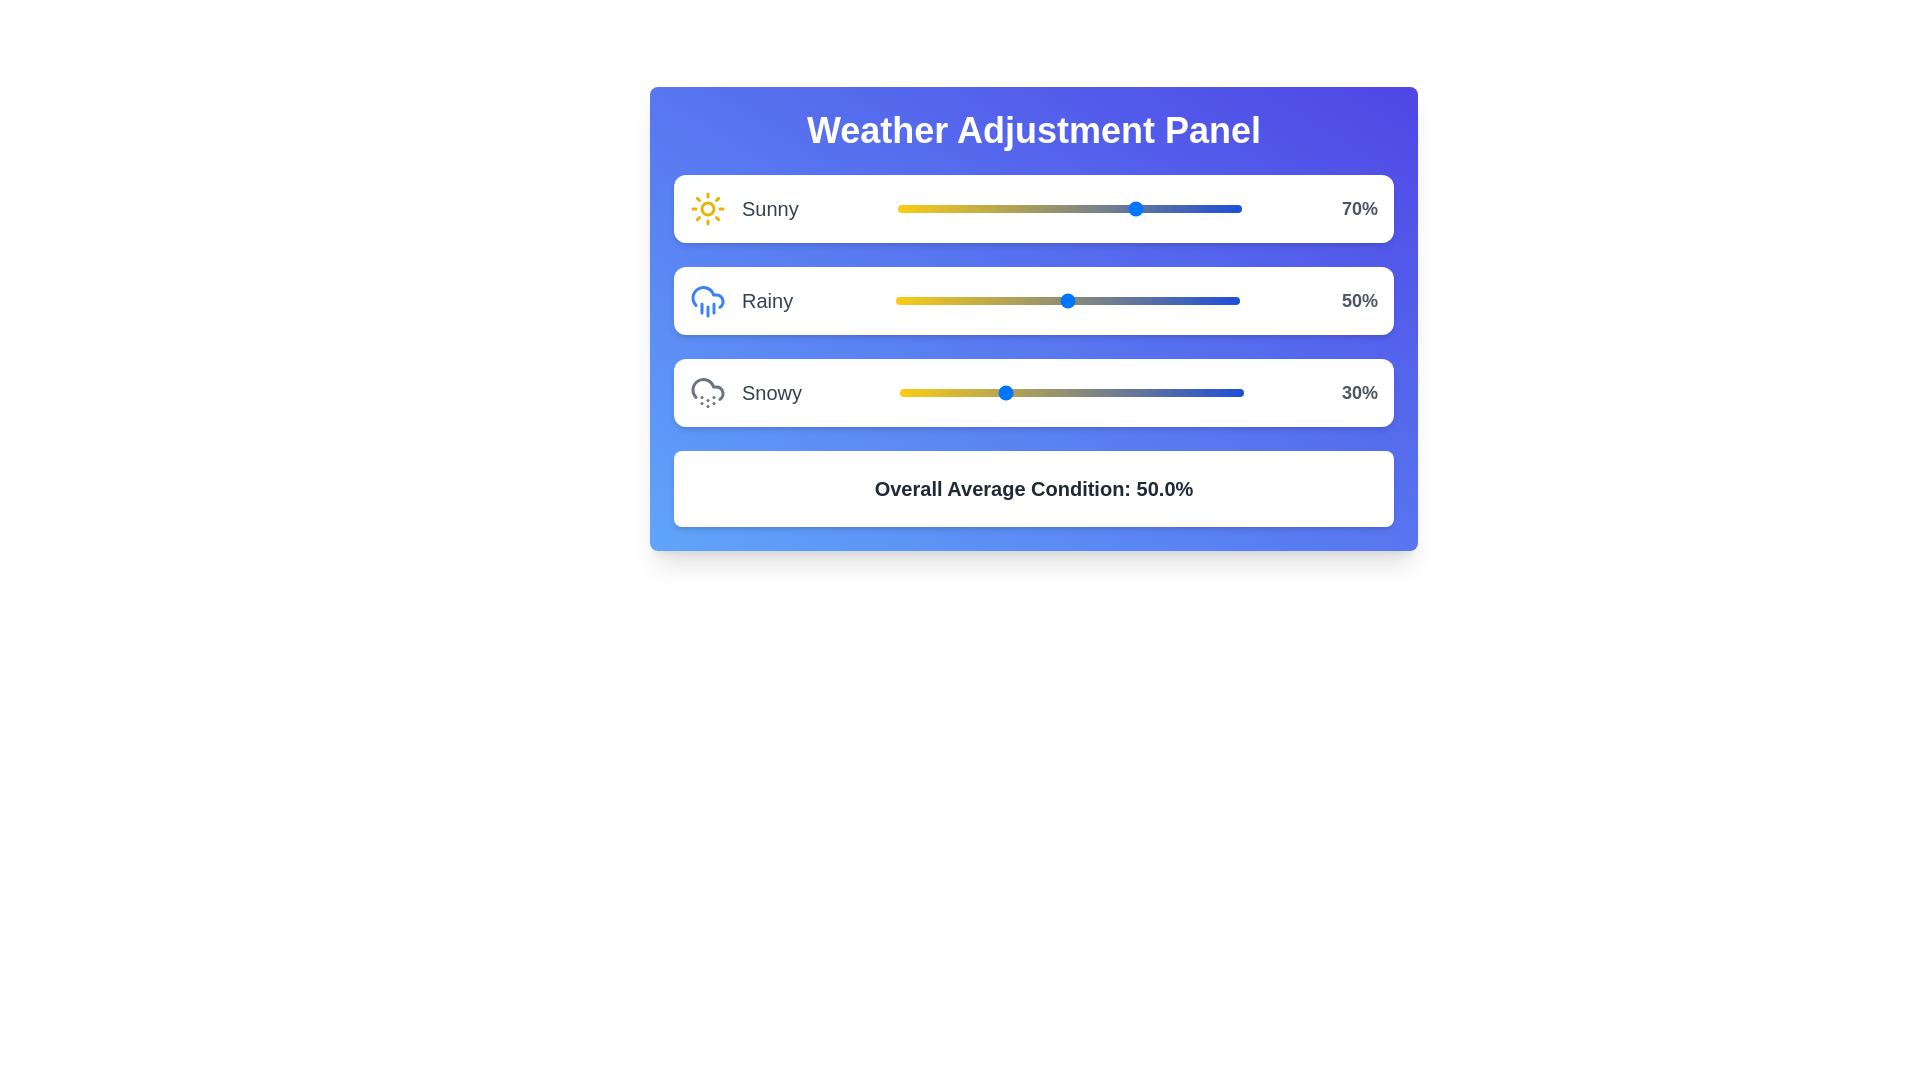 This screenshot has height=1080, width=1920. What do you see at coordinates (900, 204) in the screenshot?
I see `the 'Sunny' slider` at bounding box center [900, 204].